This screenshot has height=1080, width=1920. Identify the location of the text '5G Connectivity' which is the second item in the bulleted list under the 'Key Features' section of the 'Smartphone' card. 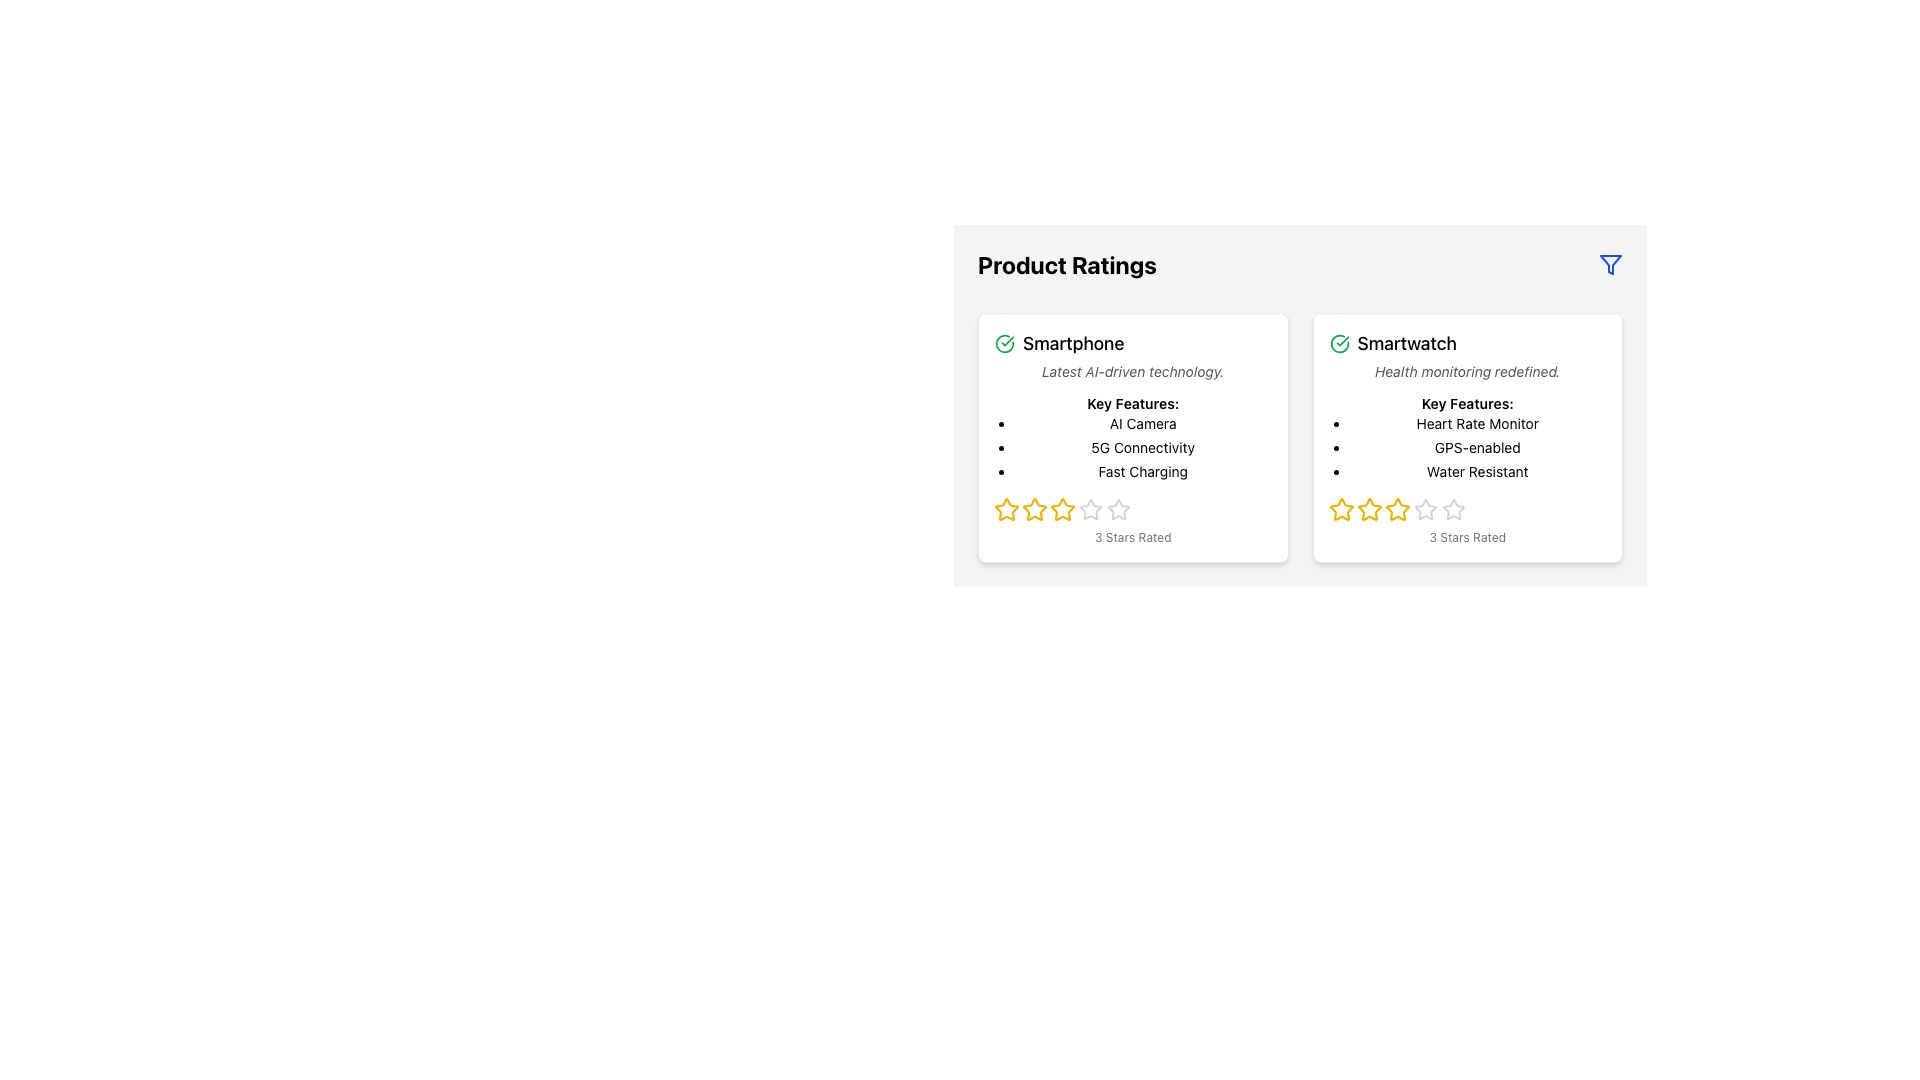
(1143, 446).